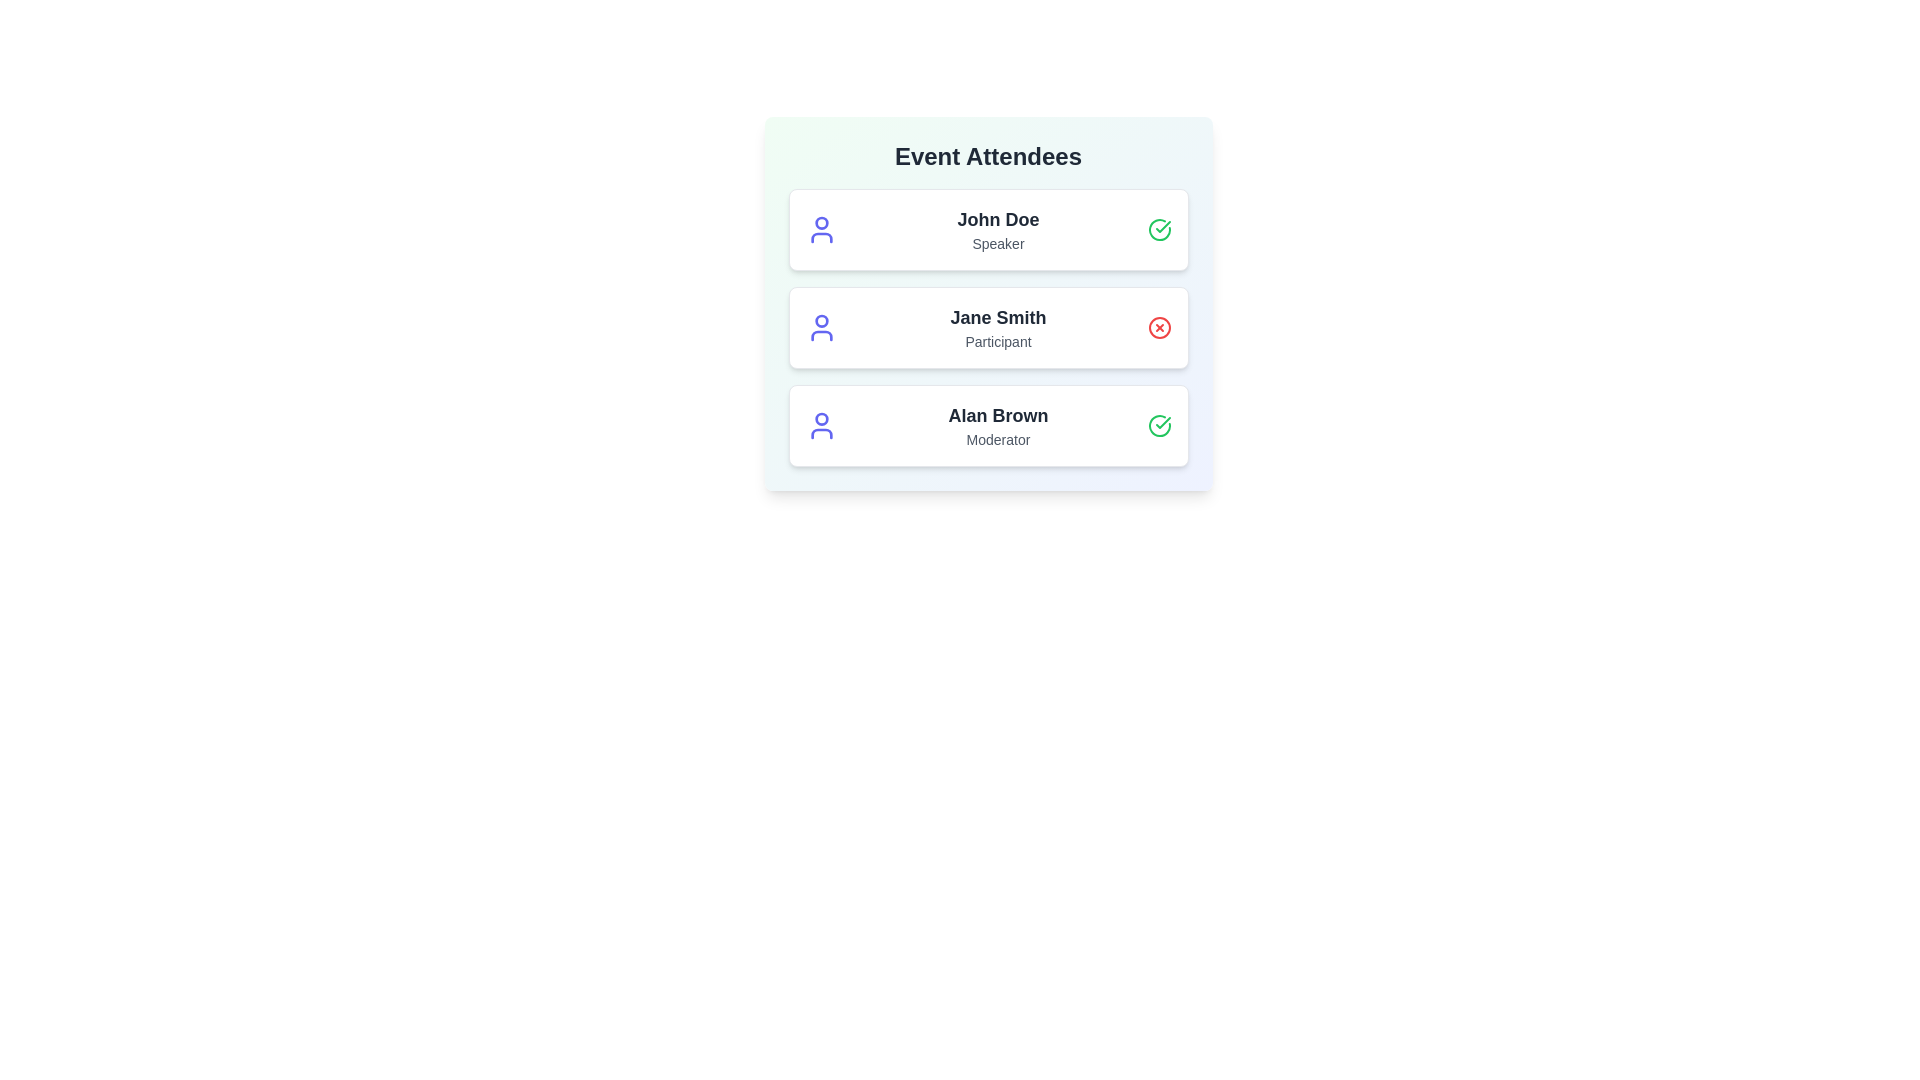 The image size is (1920, 1080). What do you see at coordinates (998, 219) in the screenshot?
I see `the name of an attendee to view their details. The attendee can be selected using the parameter John Doe` at bounding box center [998, 219].